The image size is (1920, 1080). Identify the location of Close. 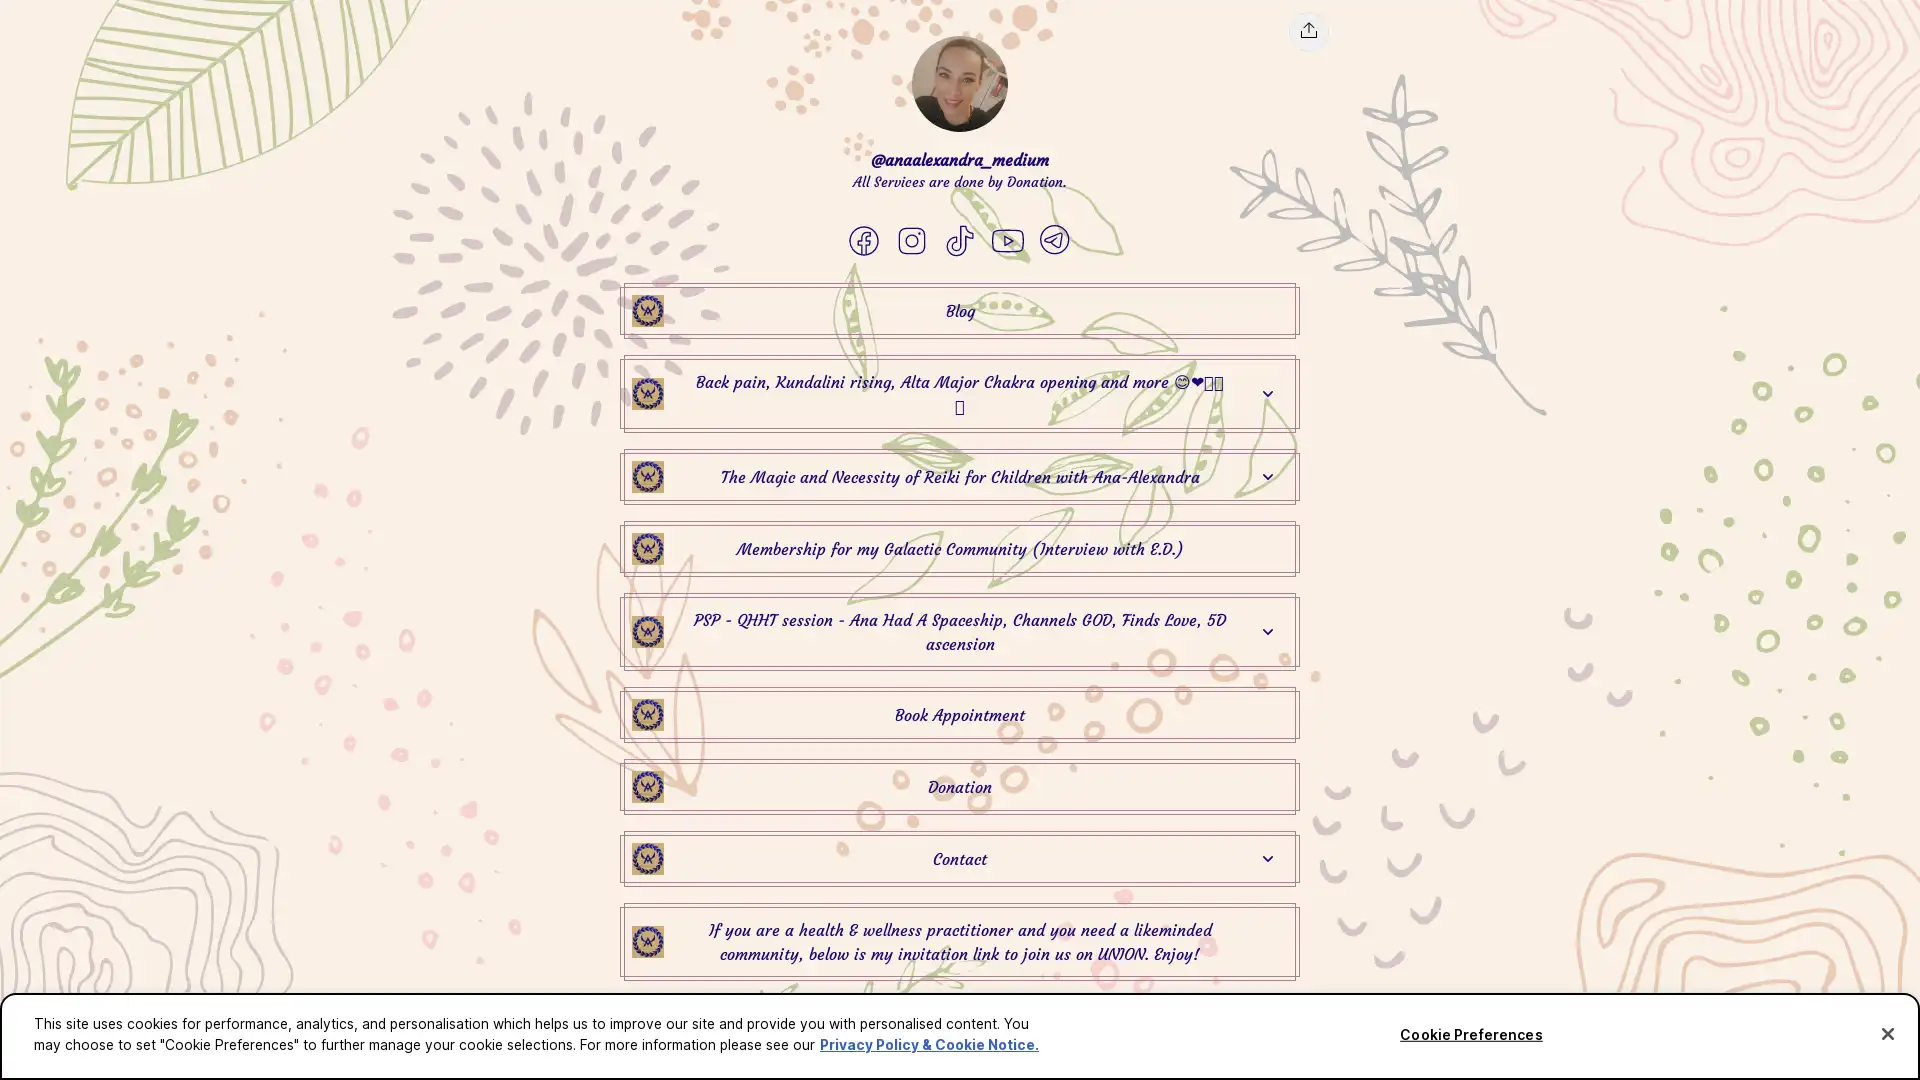
(1886, 1033).